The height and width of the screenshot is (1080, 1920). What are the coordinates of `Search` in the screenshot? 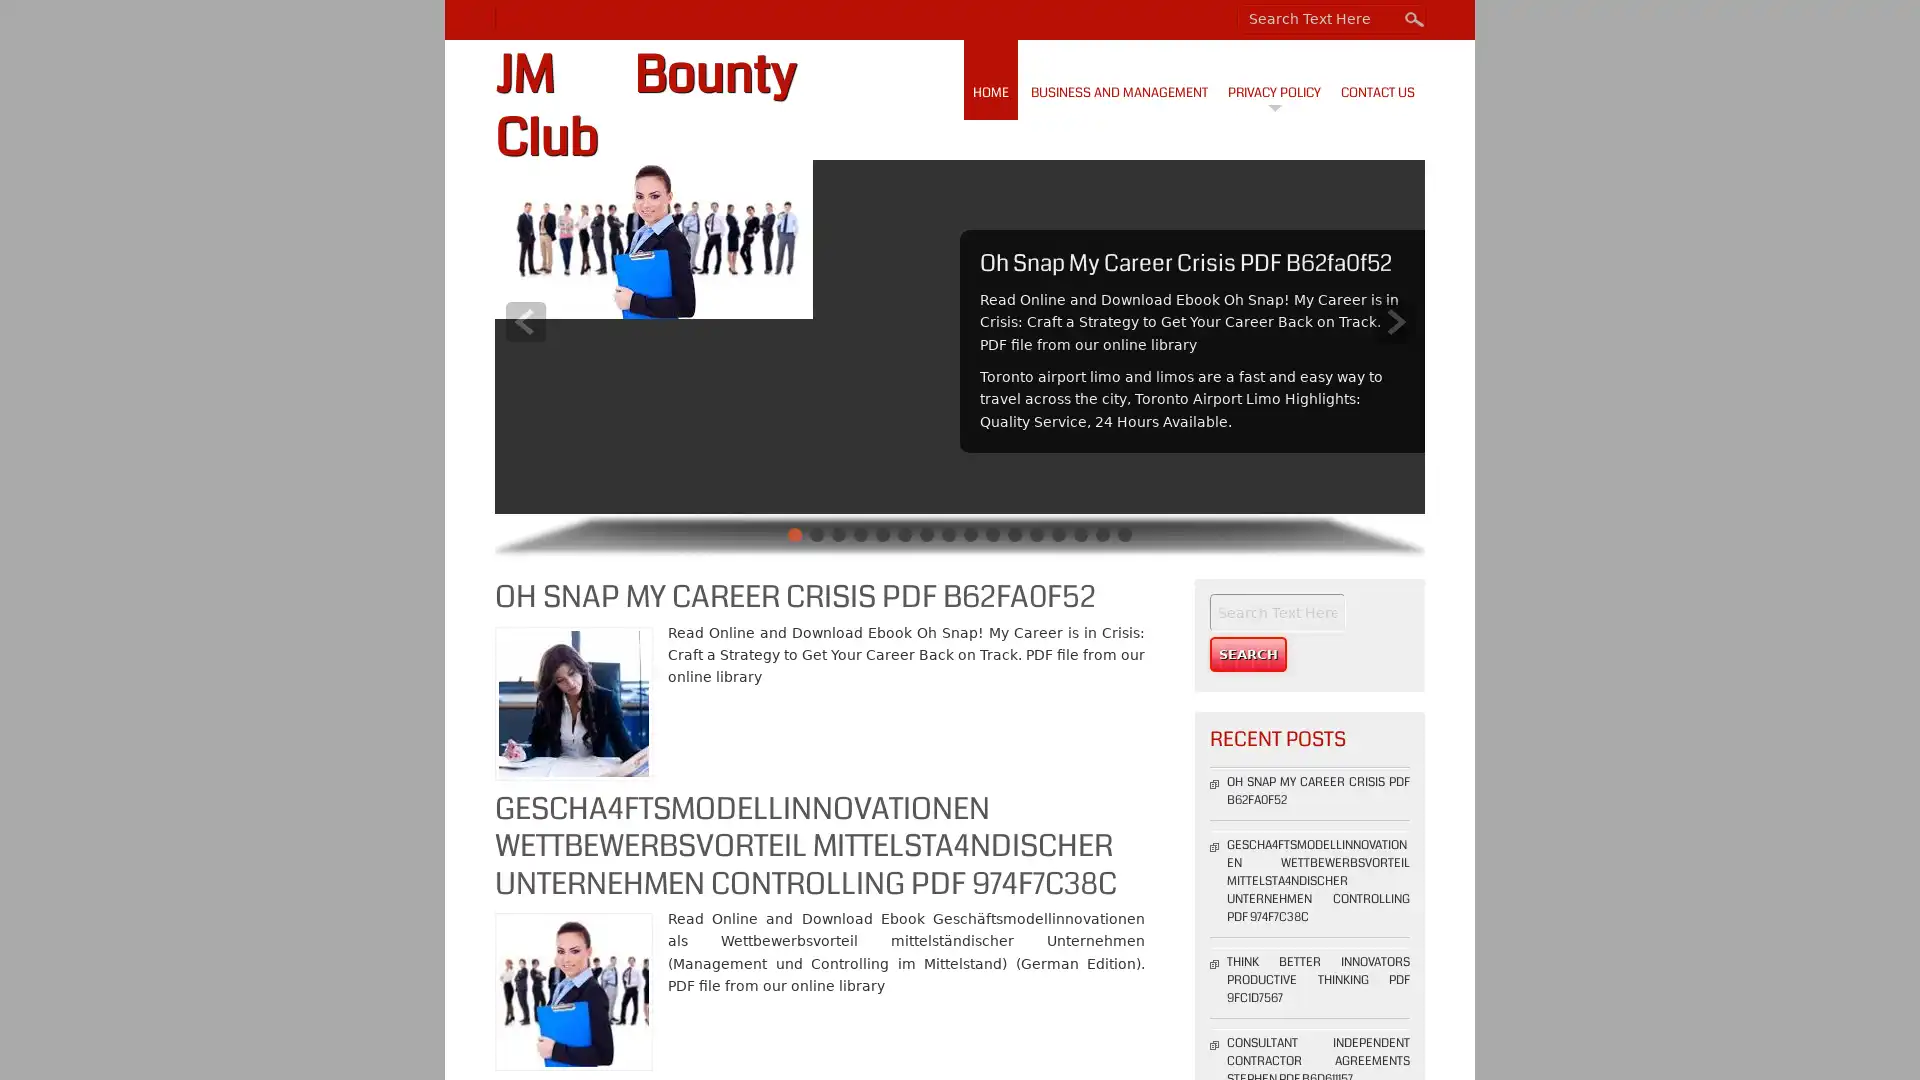 It's located at (1247, 654).